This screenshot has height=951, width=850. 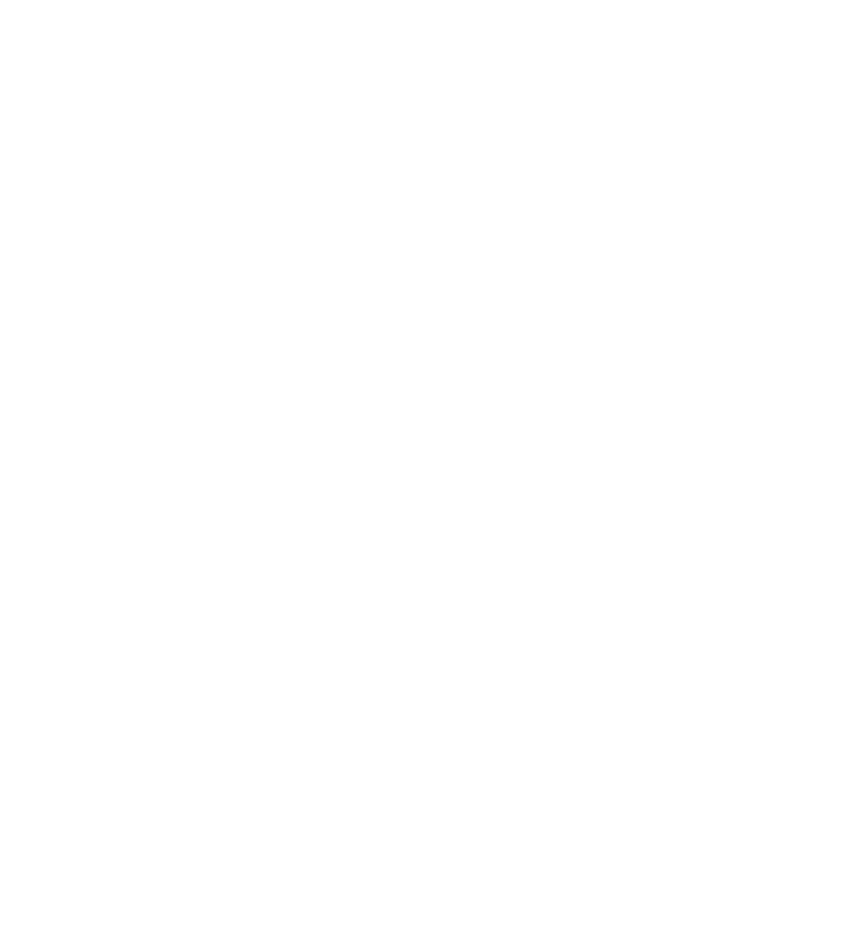 What do you see at coordinates (273, 125) in the screenshot?
I see `'Everything You Need to Know About DNS Attacks'` at bounding box center [273, 125].